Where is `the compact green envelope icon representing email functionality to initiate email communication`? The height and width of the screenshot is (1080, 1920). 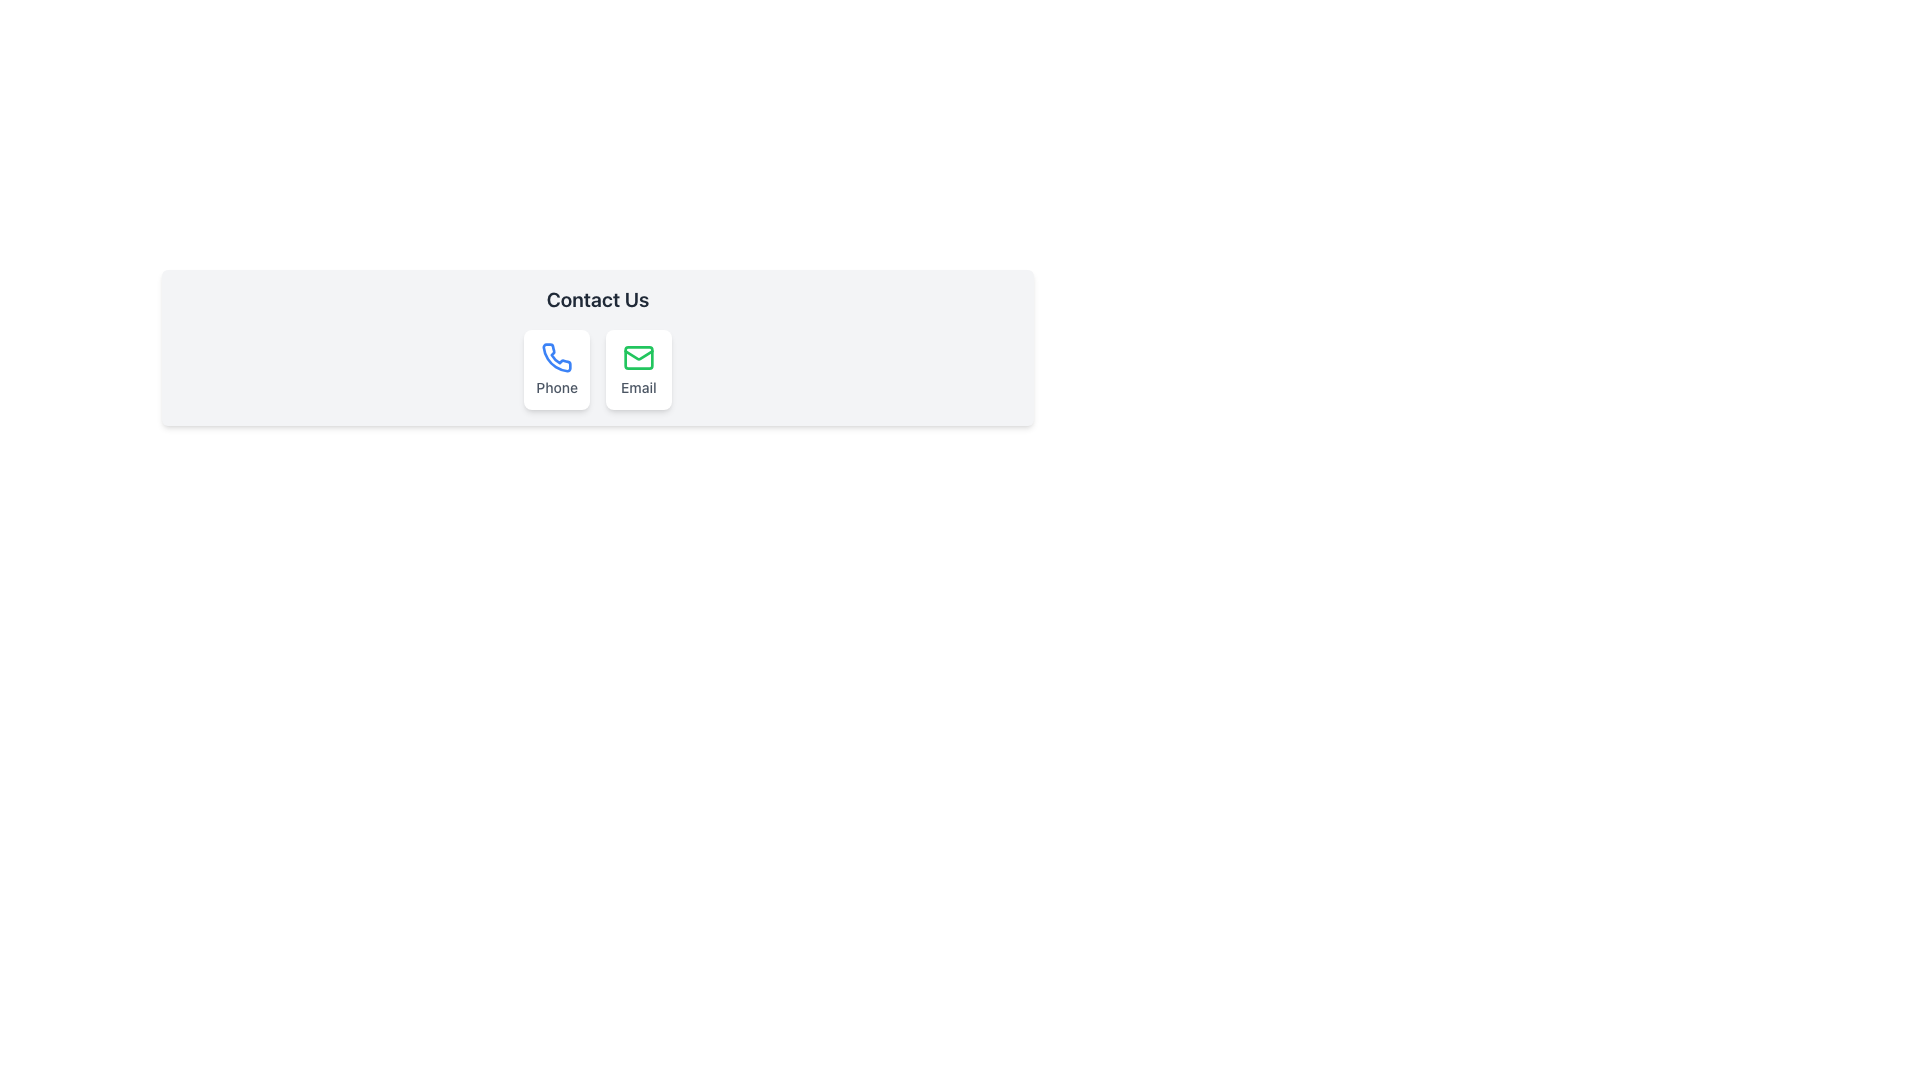 the compact green envelope icon representing email functionality to initiate email communication is located at coordinates (637, 357).